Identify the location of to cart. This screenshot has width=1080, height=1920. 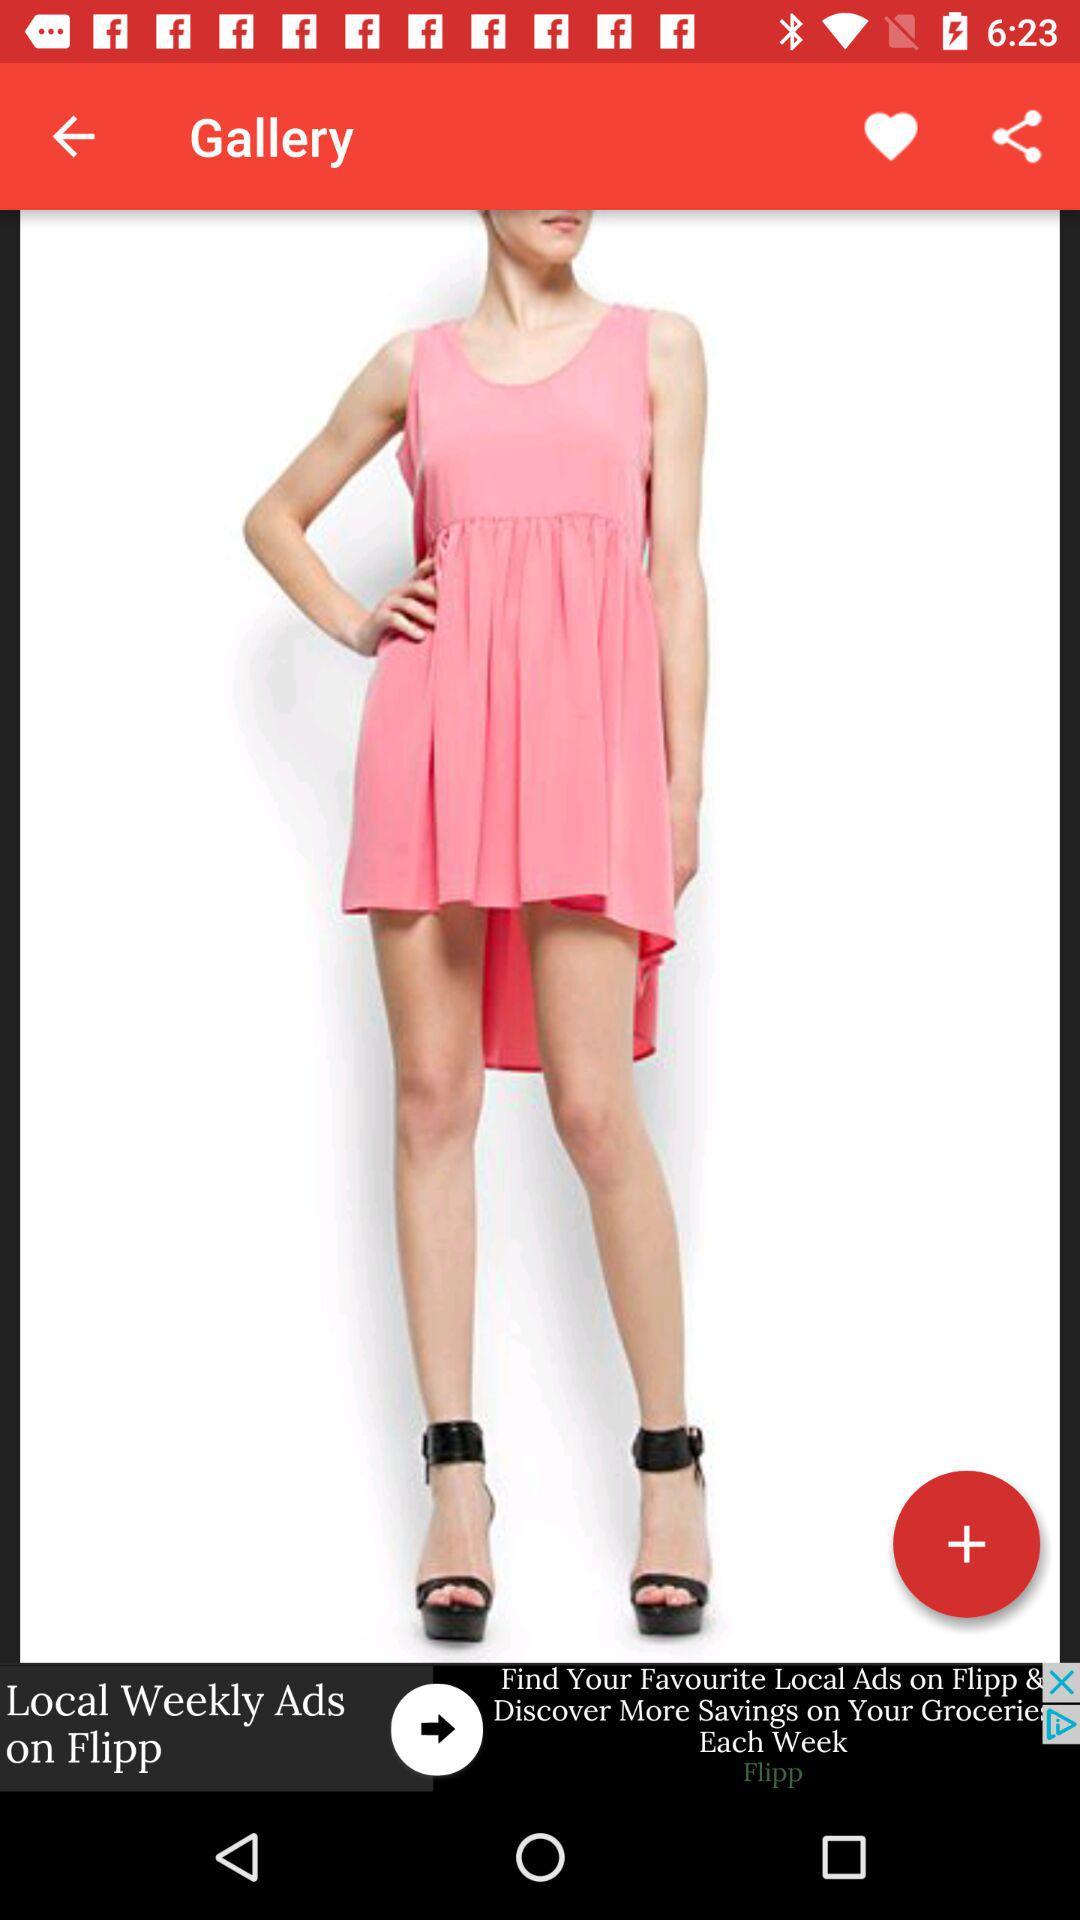
(965, 1543).